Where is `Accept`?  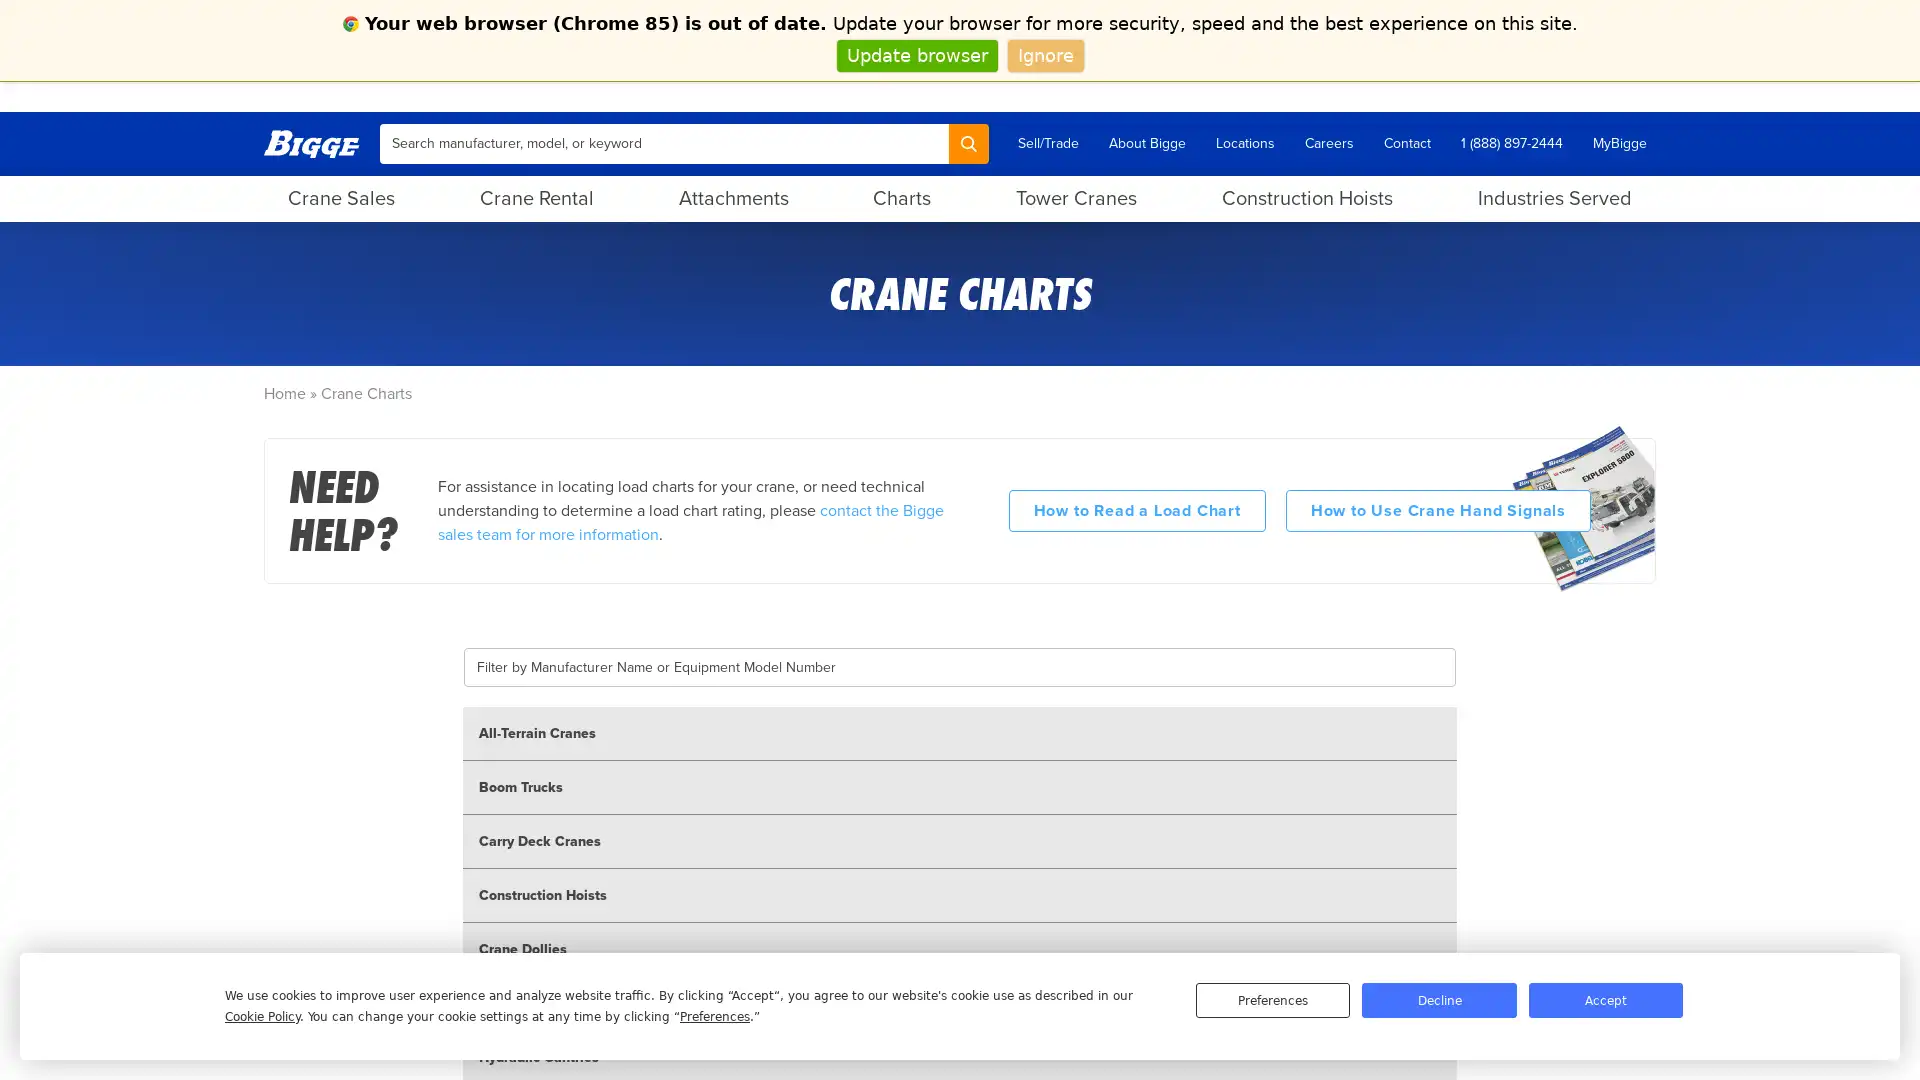 Accept is located at coordinates (1605, 1000).